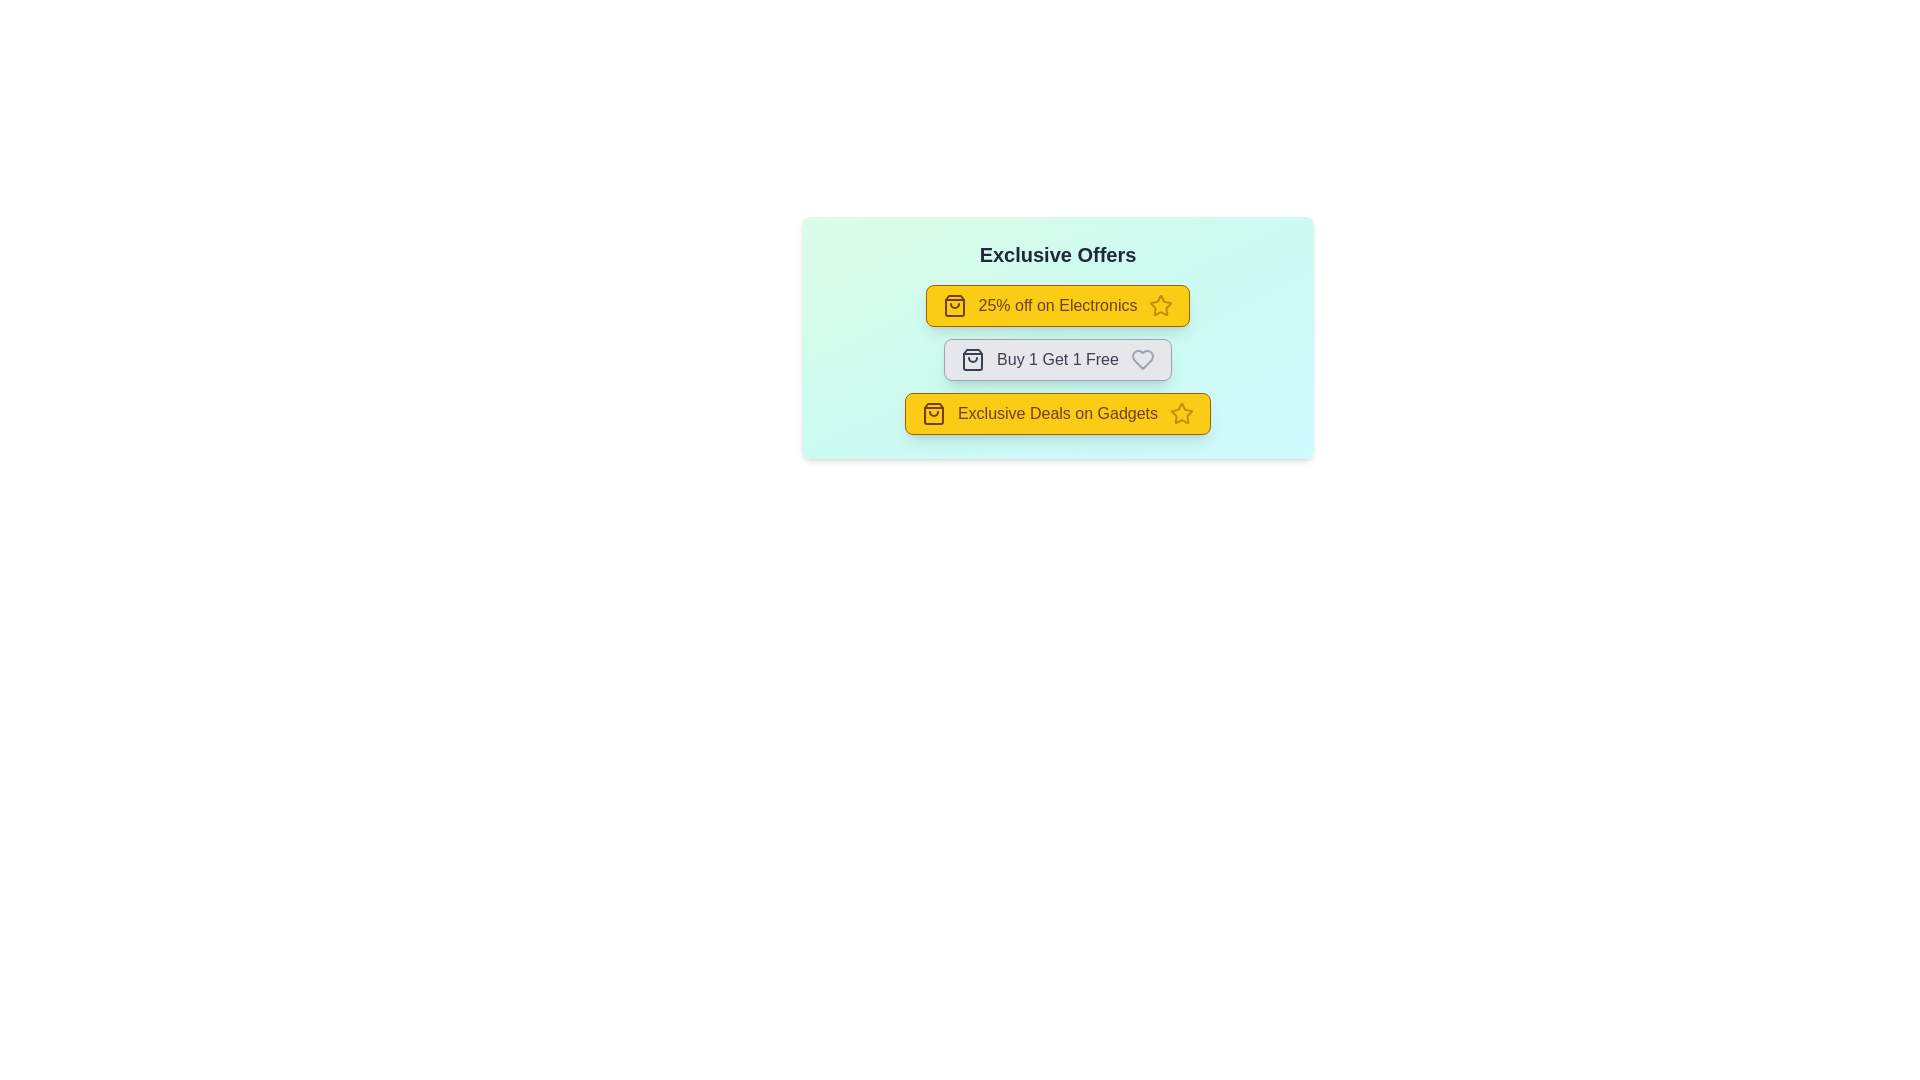 The image size is (1920, 1080). Describe the element at coordinates (1056, 305) in the screenshot. I see `the offer chip corresponding to 25% off on Electronics to observe the visual feedback` at that location.